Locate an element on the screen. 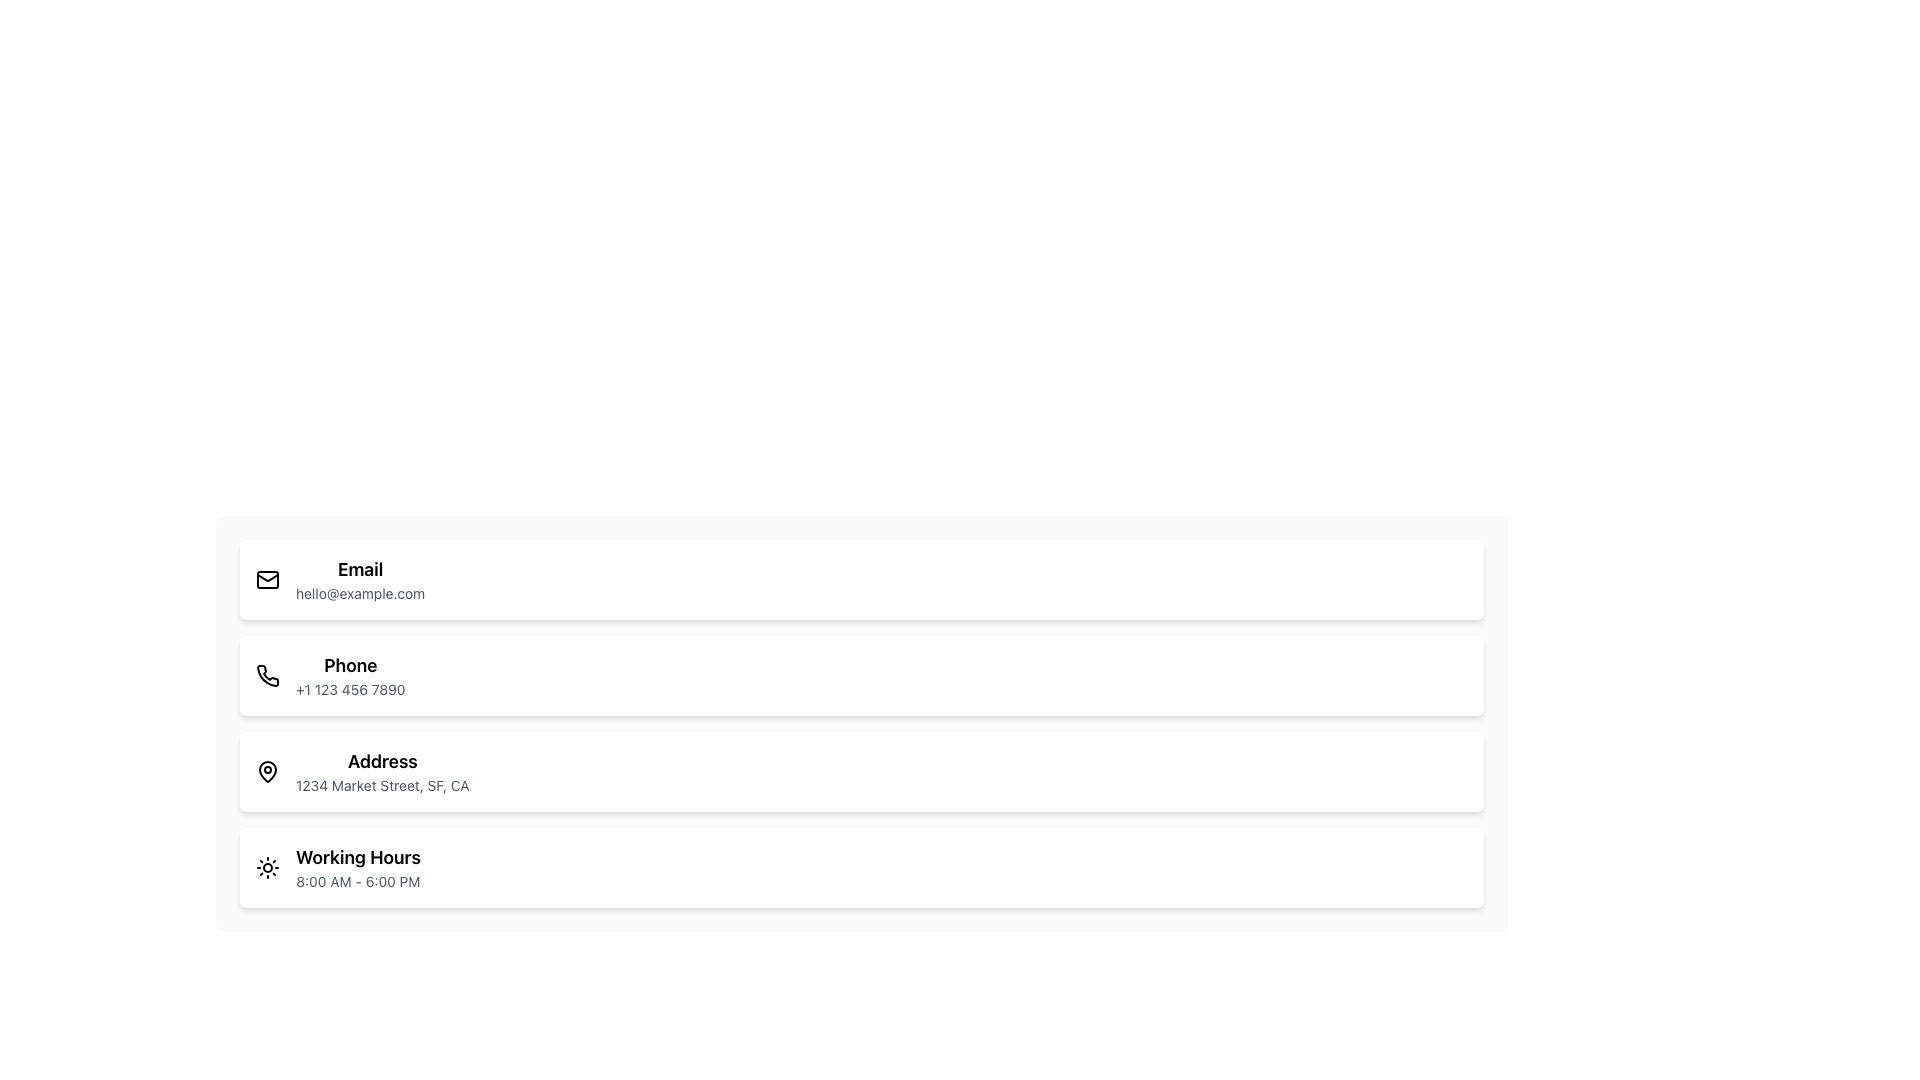 The image size is (1920, 1080). the envelope icon located to the left of the text 'Email' and 'hello@example.com' in the contact information section is located at coordinates (267, 579).